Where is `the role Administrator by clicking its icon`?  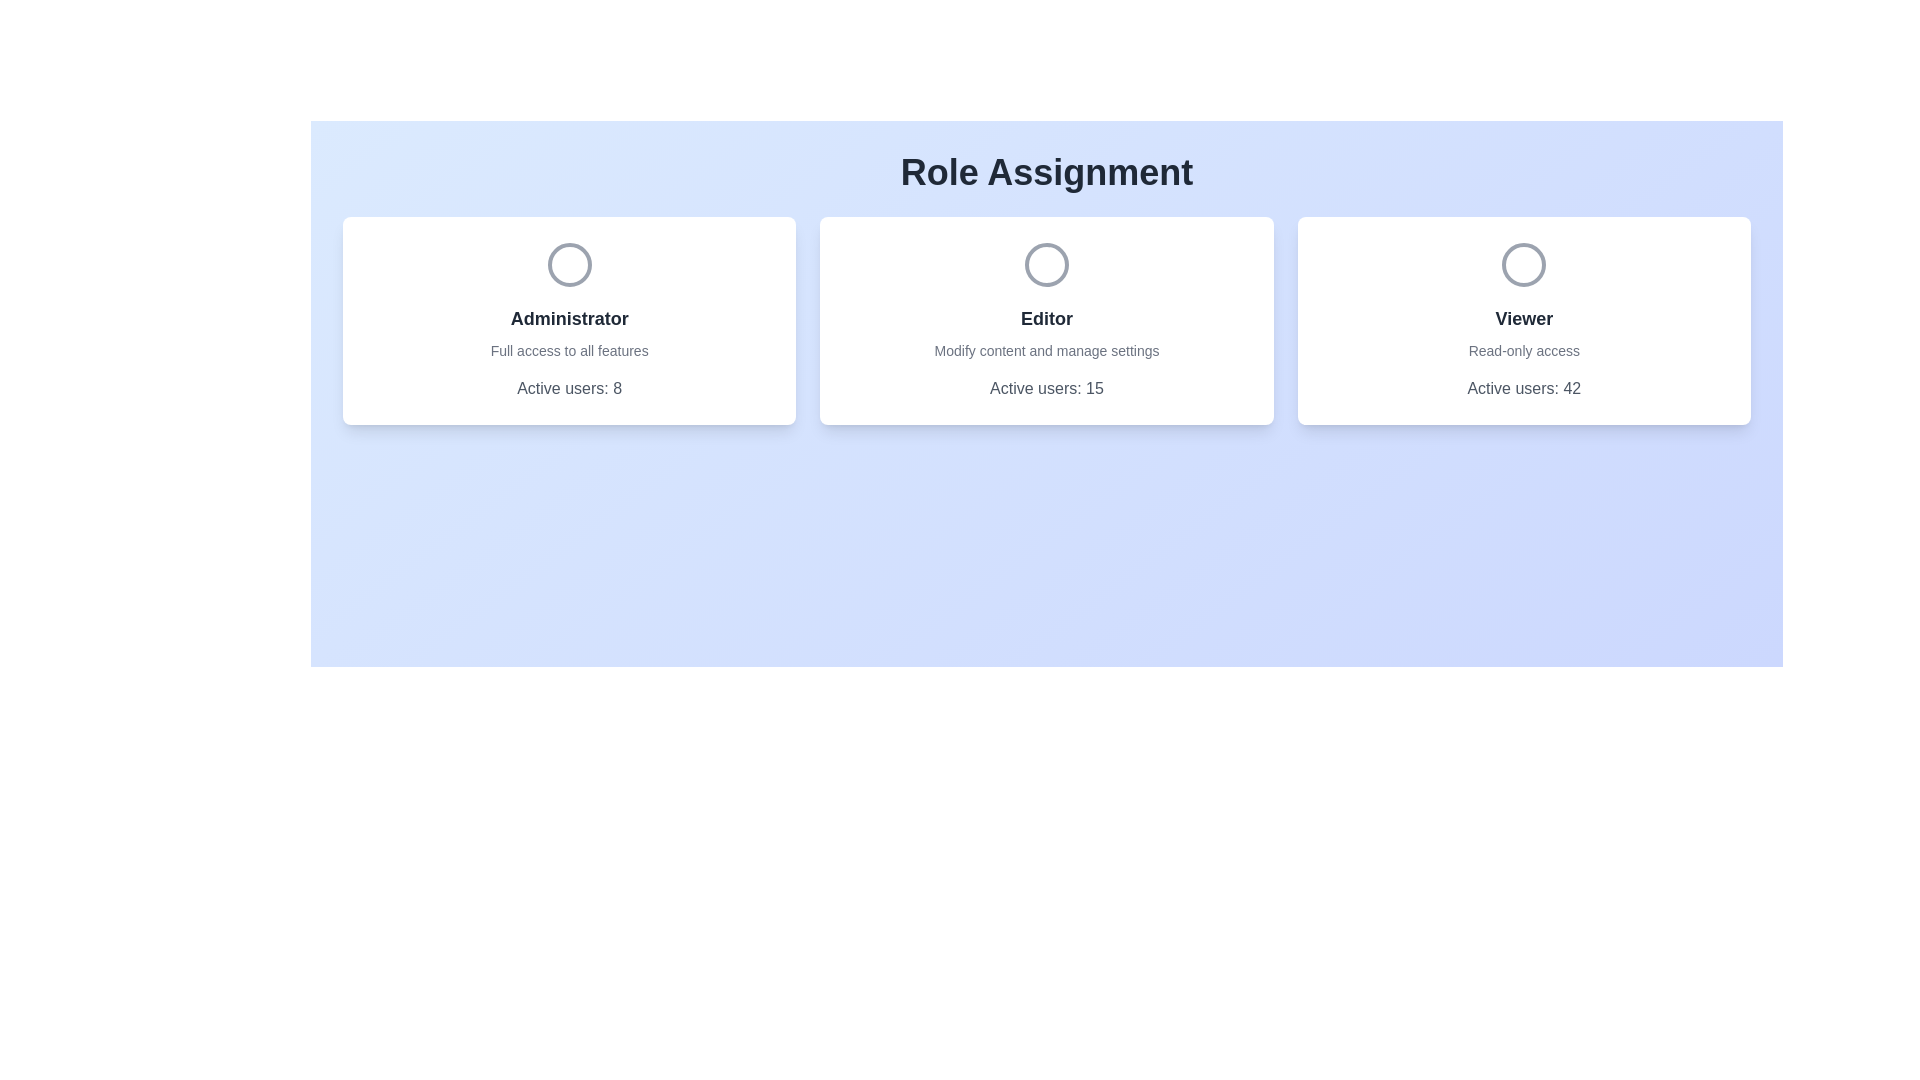 the role Administrator by clicking its icon is located at coordinates (568, 264).